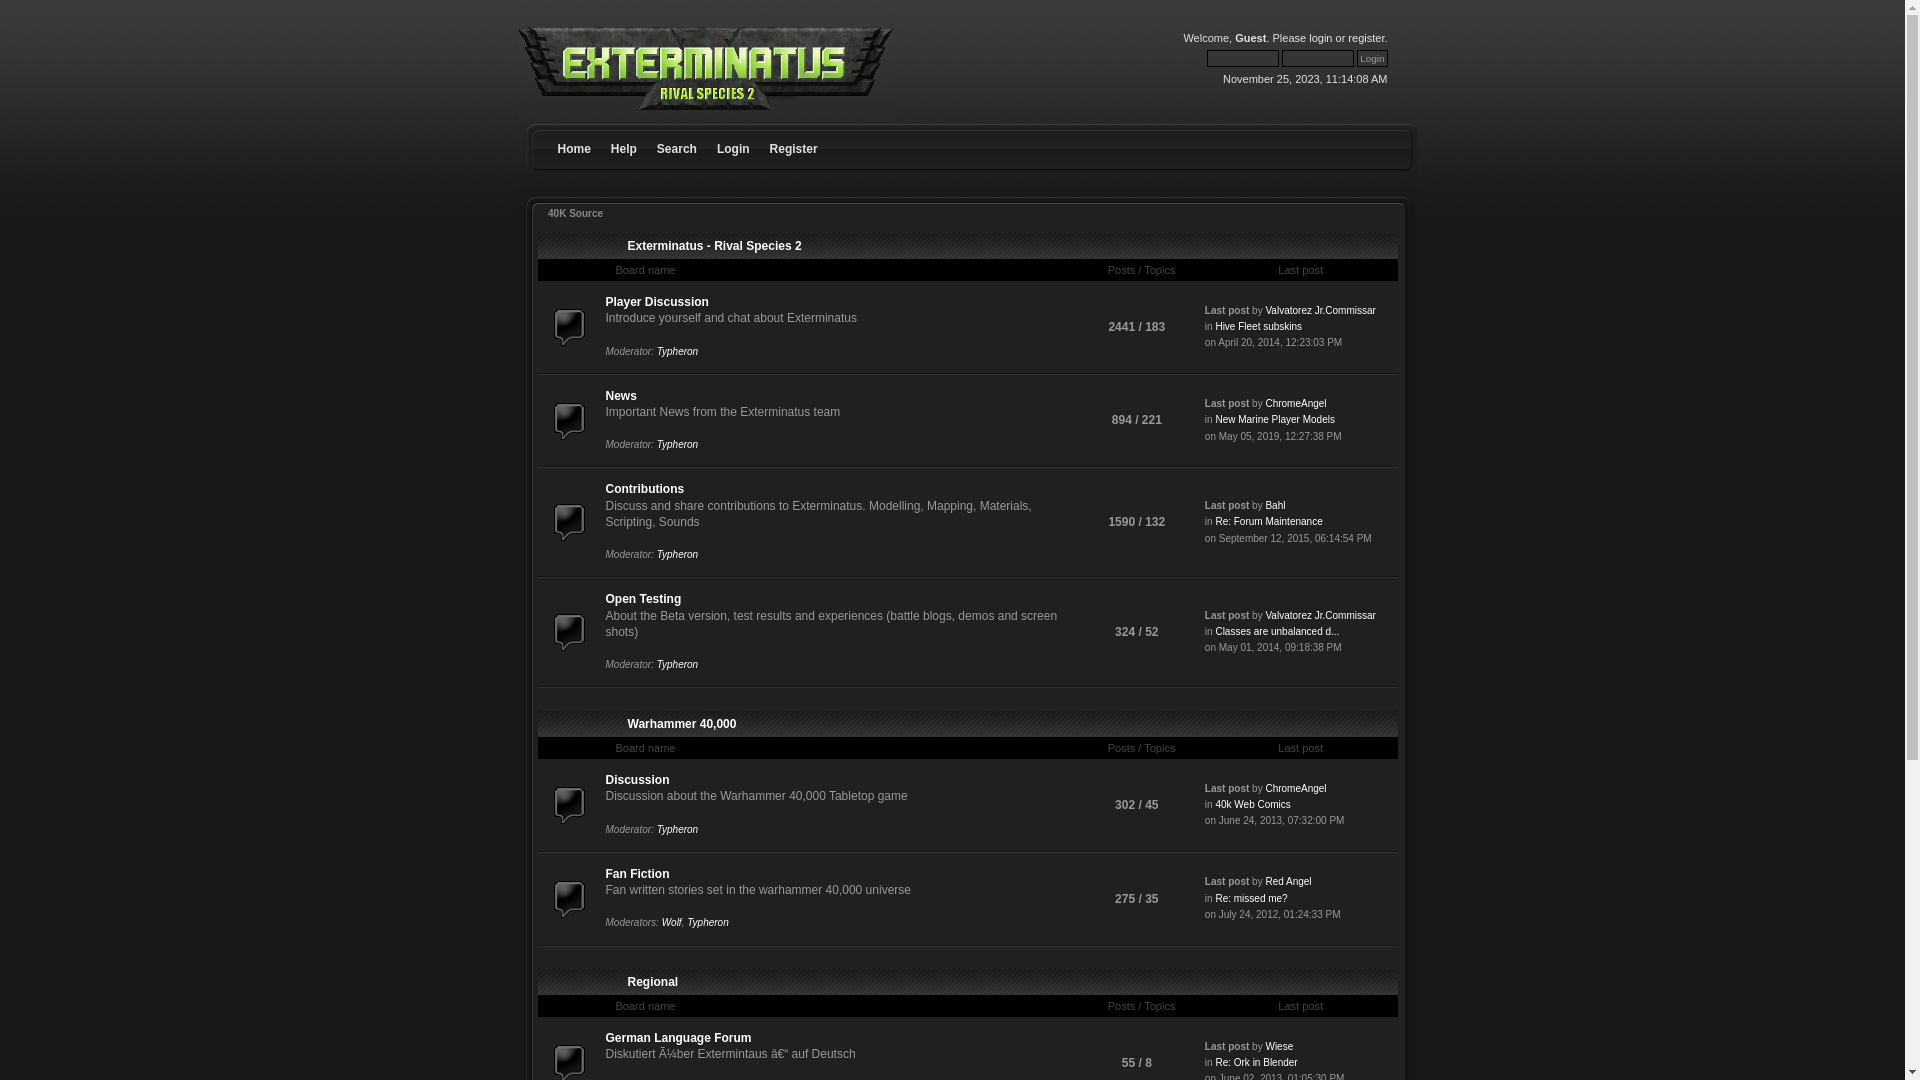  I want to click on 'Home', so click(573, 132).